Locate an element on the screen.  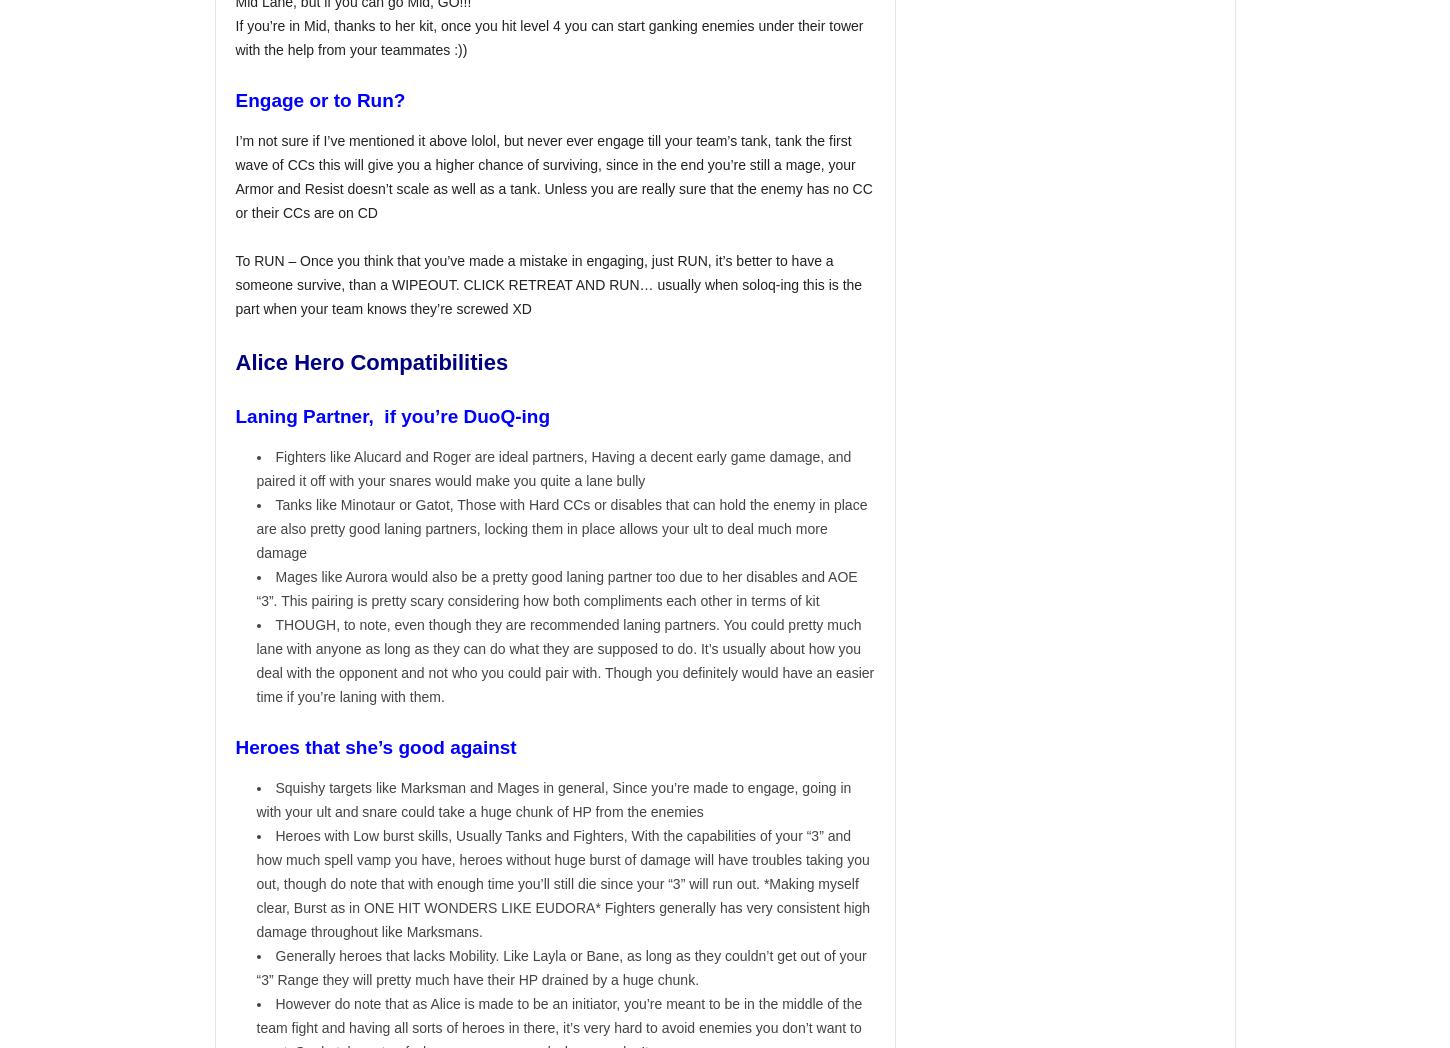
'Laning Partner,  if you’re DuoQ-ing' is located at coordinates (396, 415).